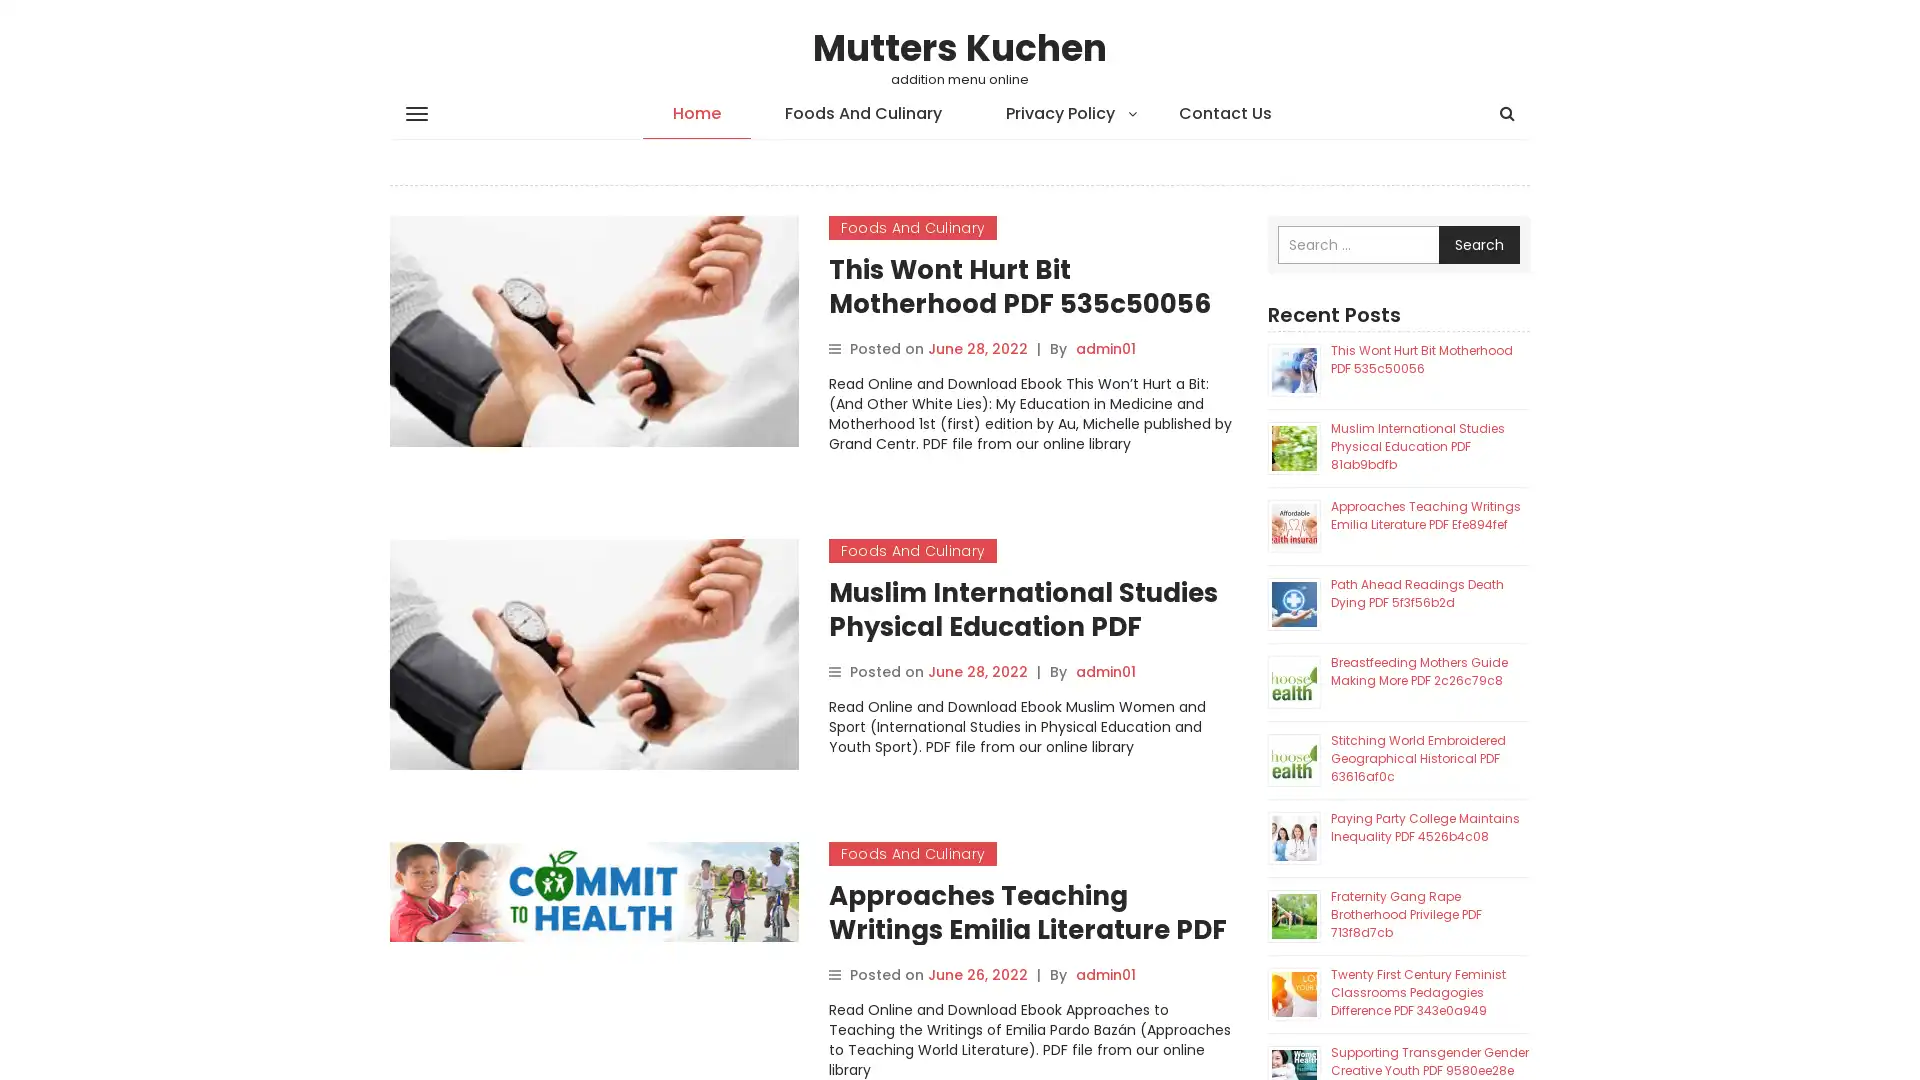 This screenshot has height=1080, width=1920. Describe the element at coordinates (1479, 244) in the screenshot. I see `Search` at that location.